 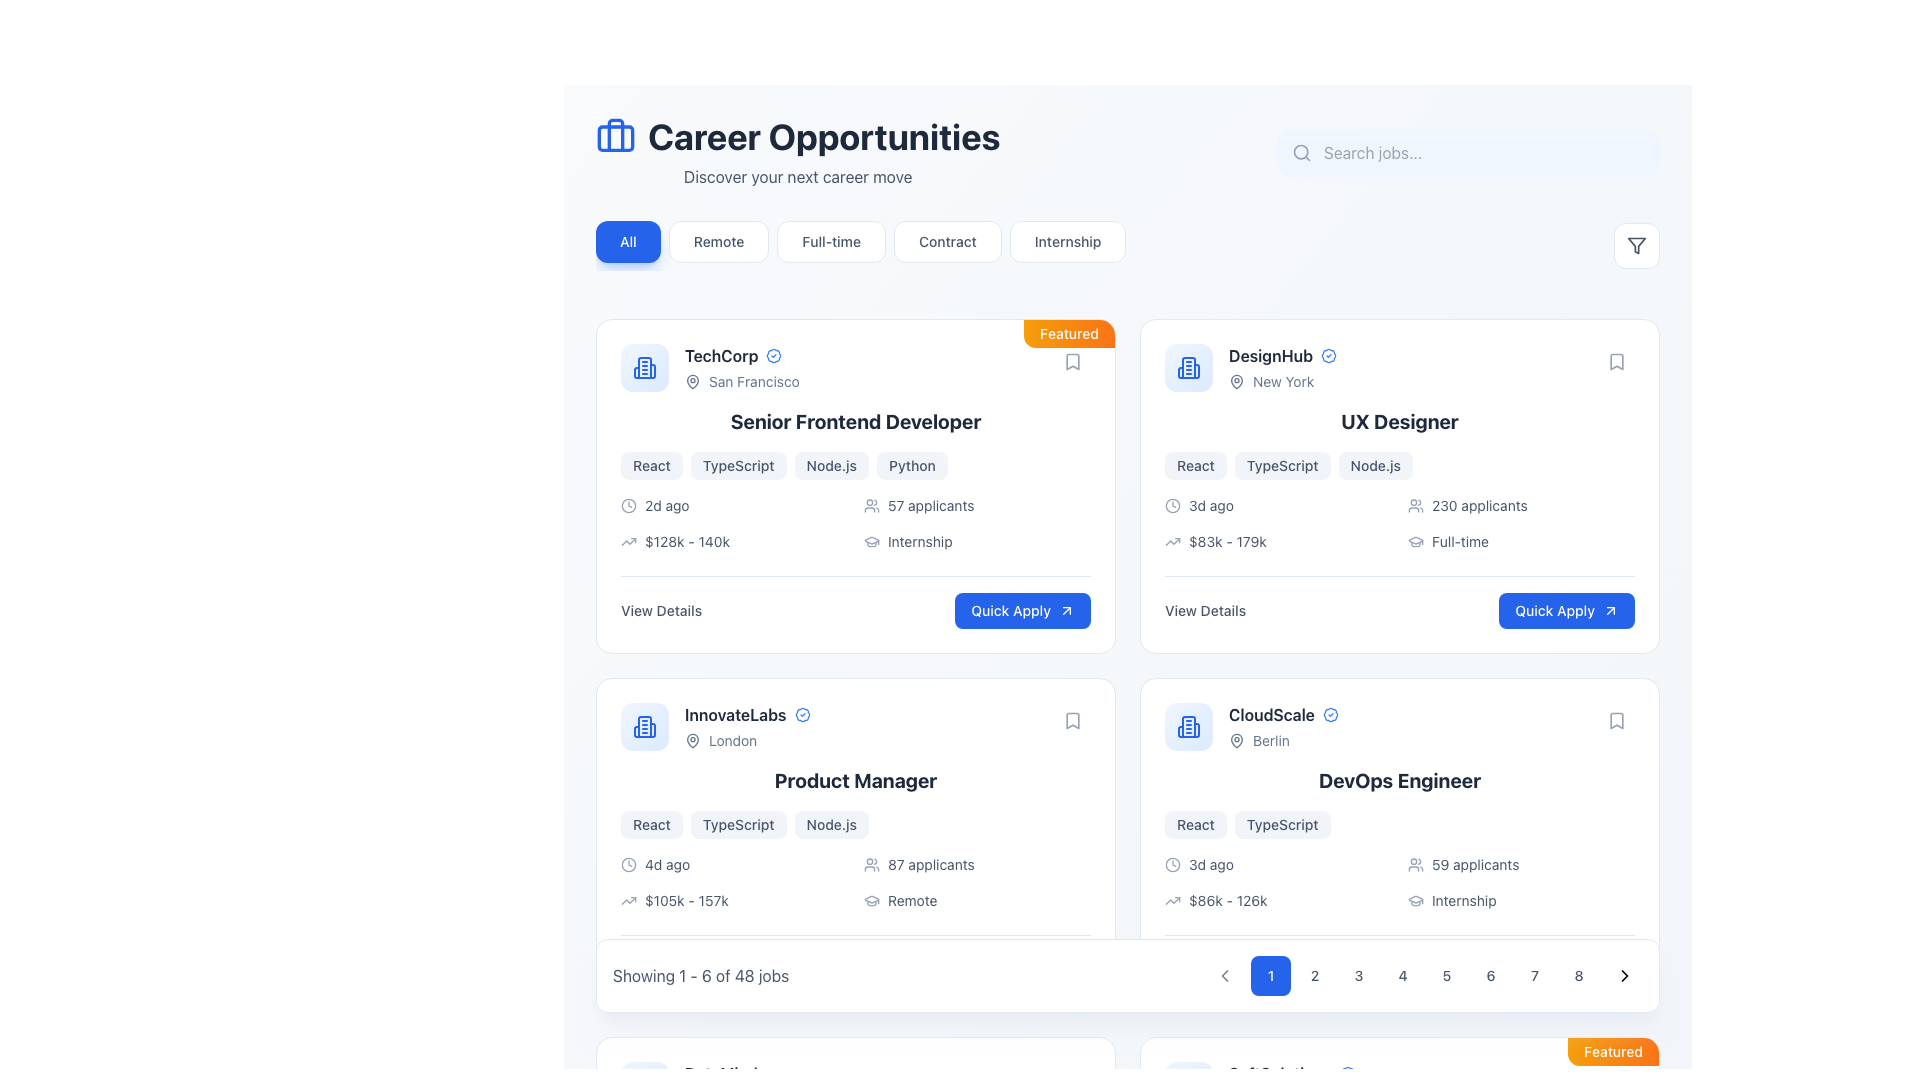 I want to click on the second tag in the horizontal list of tags within the job listing titled 'Senior Frontend Developer', located centrally in the first card on the page, so click(x=737, y=466).